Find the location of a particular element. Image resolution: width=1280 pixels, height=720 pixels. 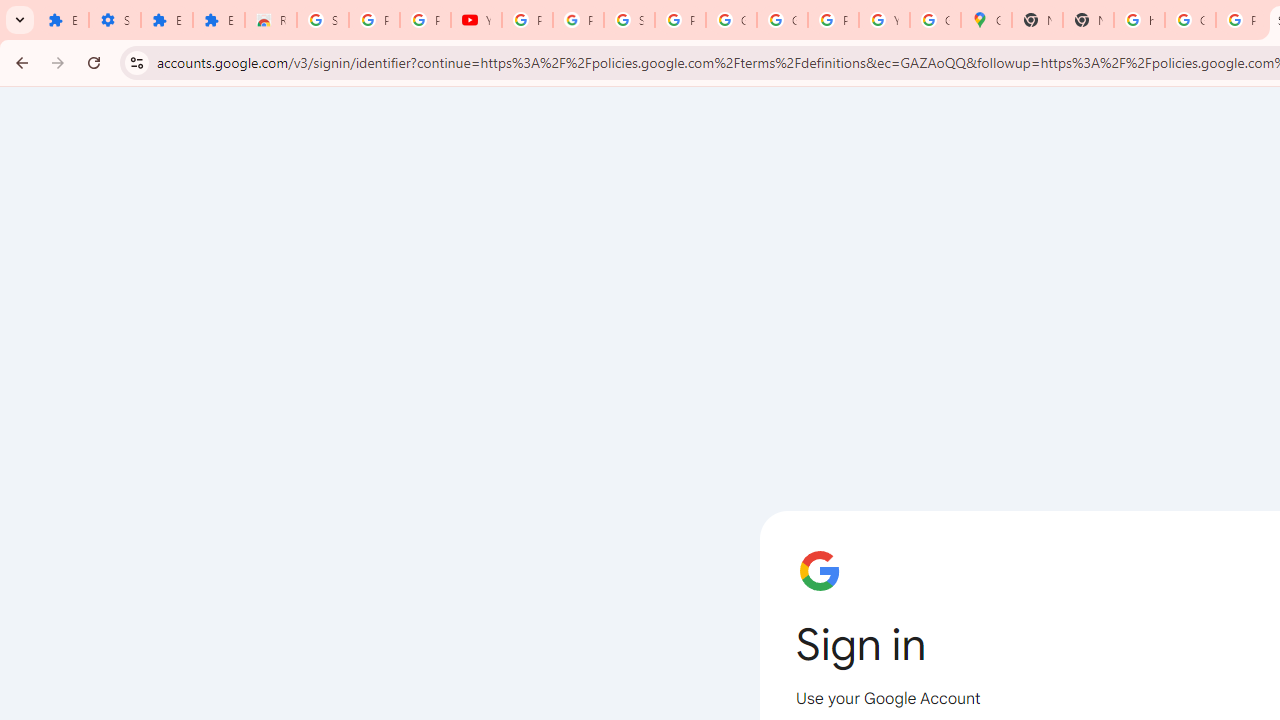

'https://scholar.google.com/' is located at coordinates (1139, 20).